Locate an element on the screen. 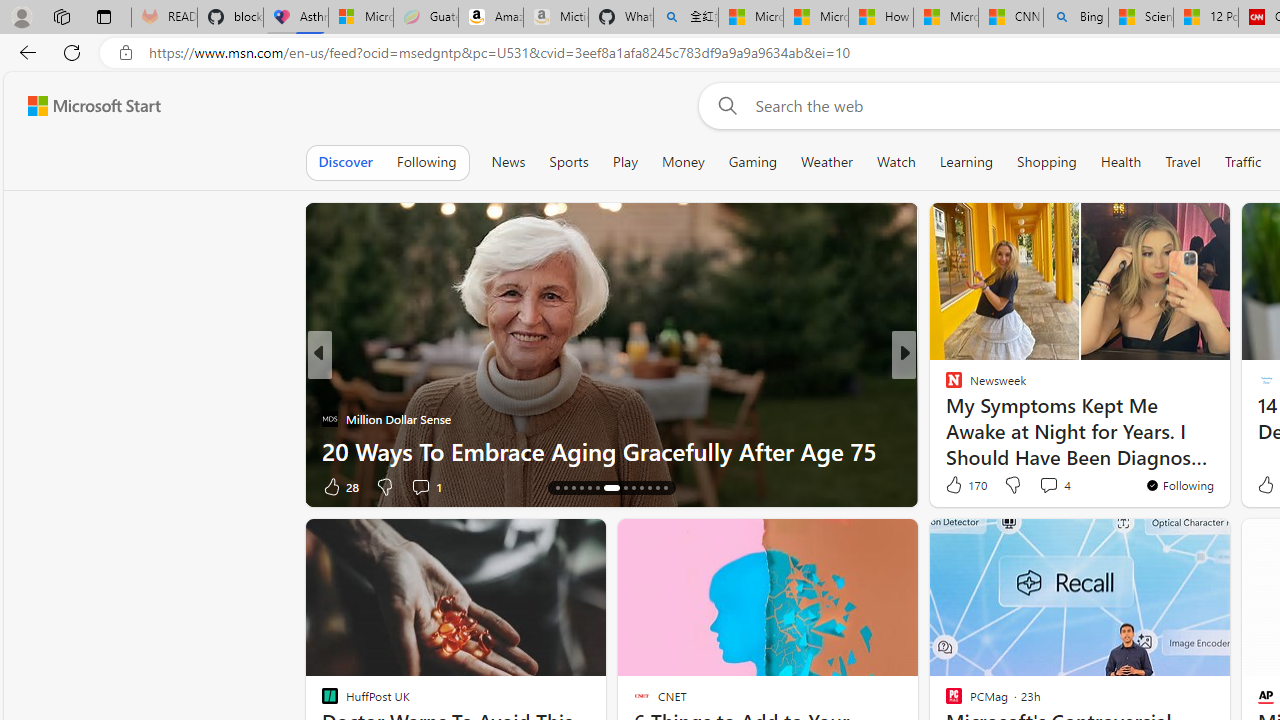  'View comments 5 Comment' is located at coordinates (1036, 486).